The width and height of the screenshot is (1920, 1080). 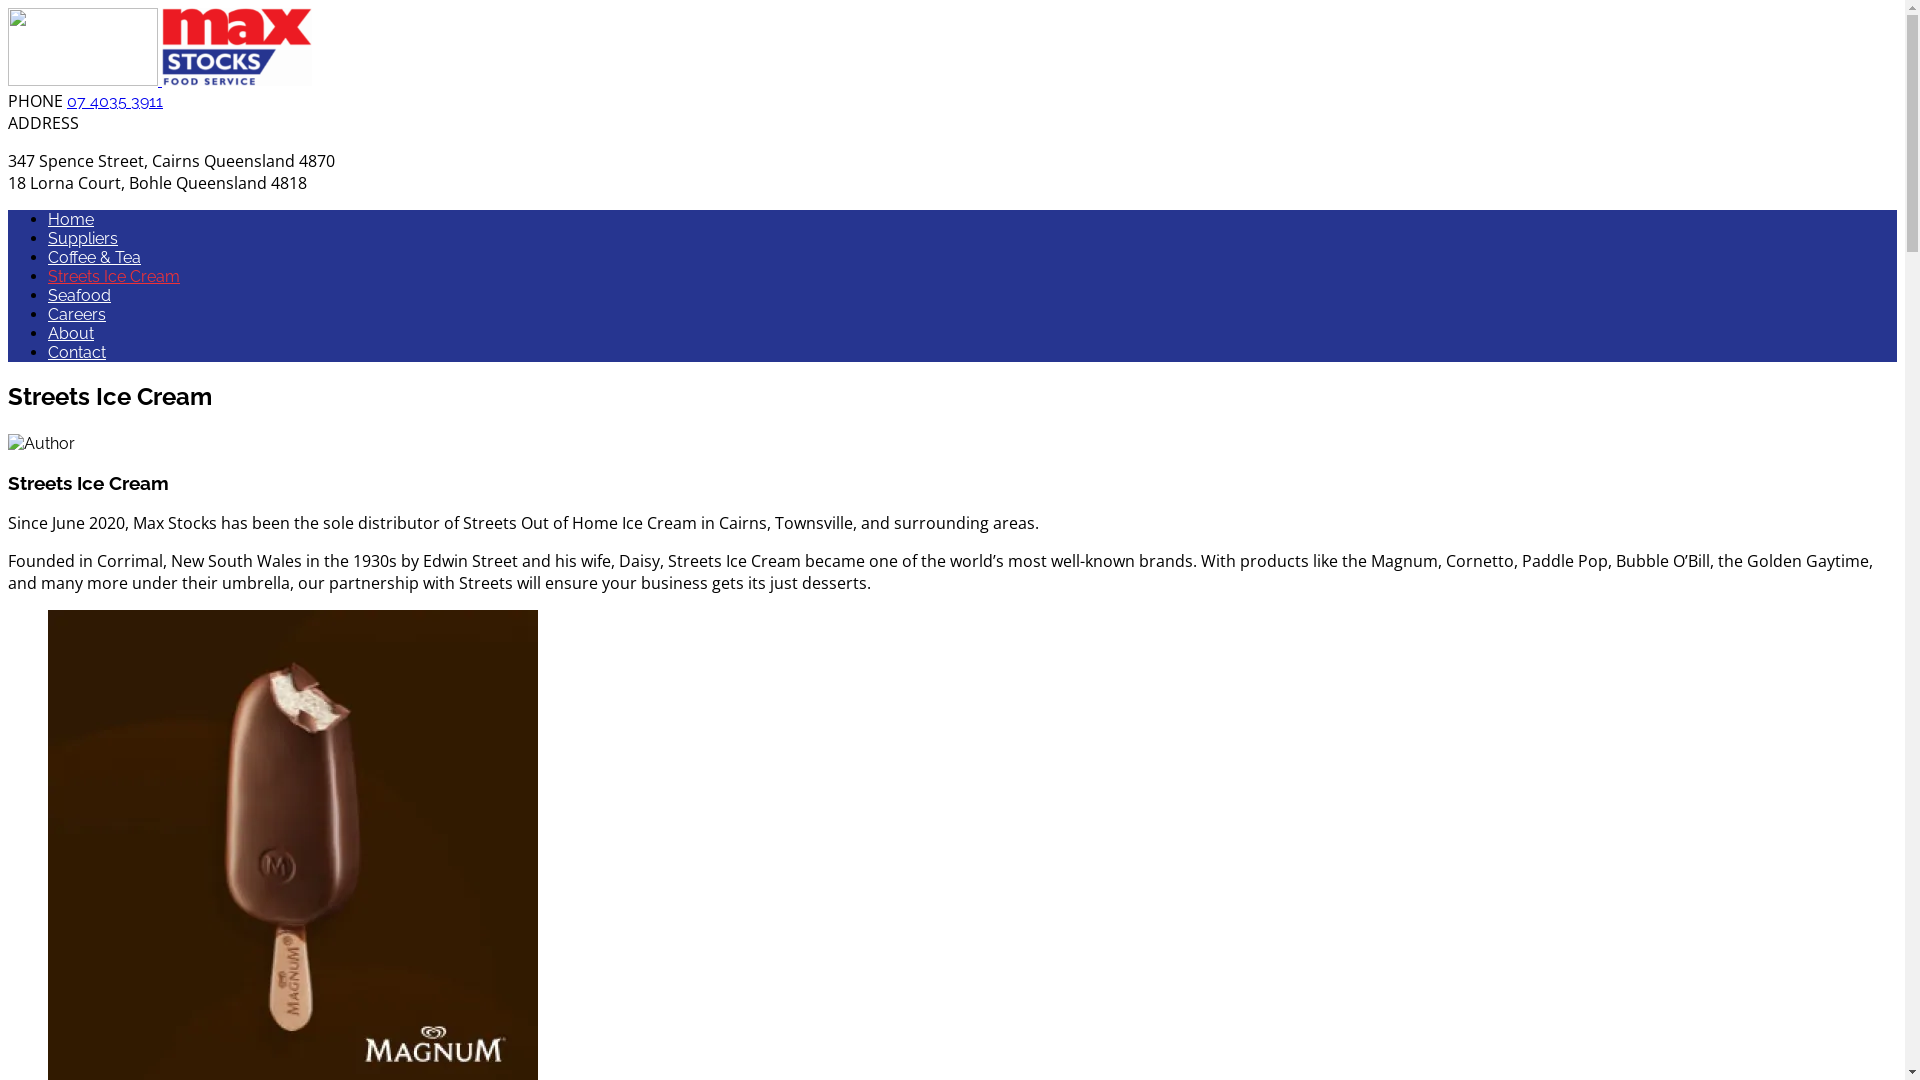 What do you see at coordinates (93, 256) in the screenshot?
I see `'Coffee & Tea'` at bounding box center [93, 256].